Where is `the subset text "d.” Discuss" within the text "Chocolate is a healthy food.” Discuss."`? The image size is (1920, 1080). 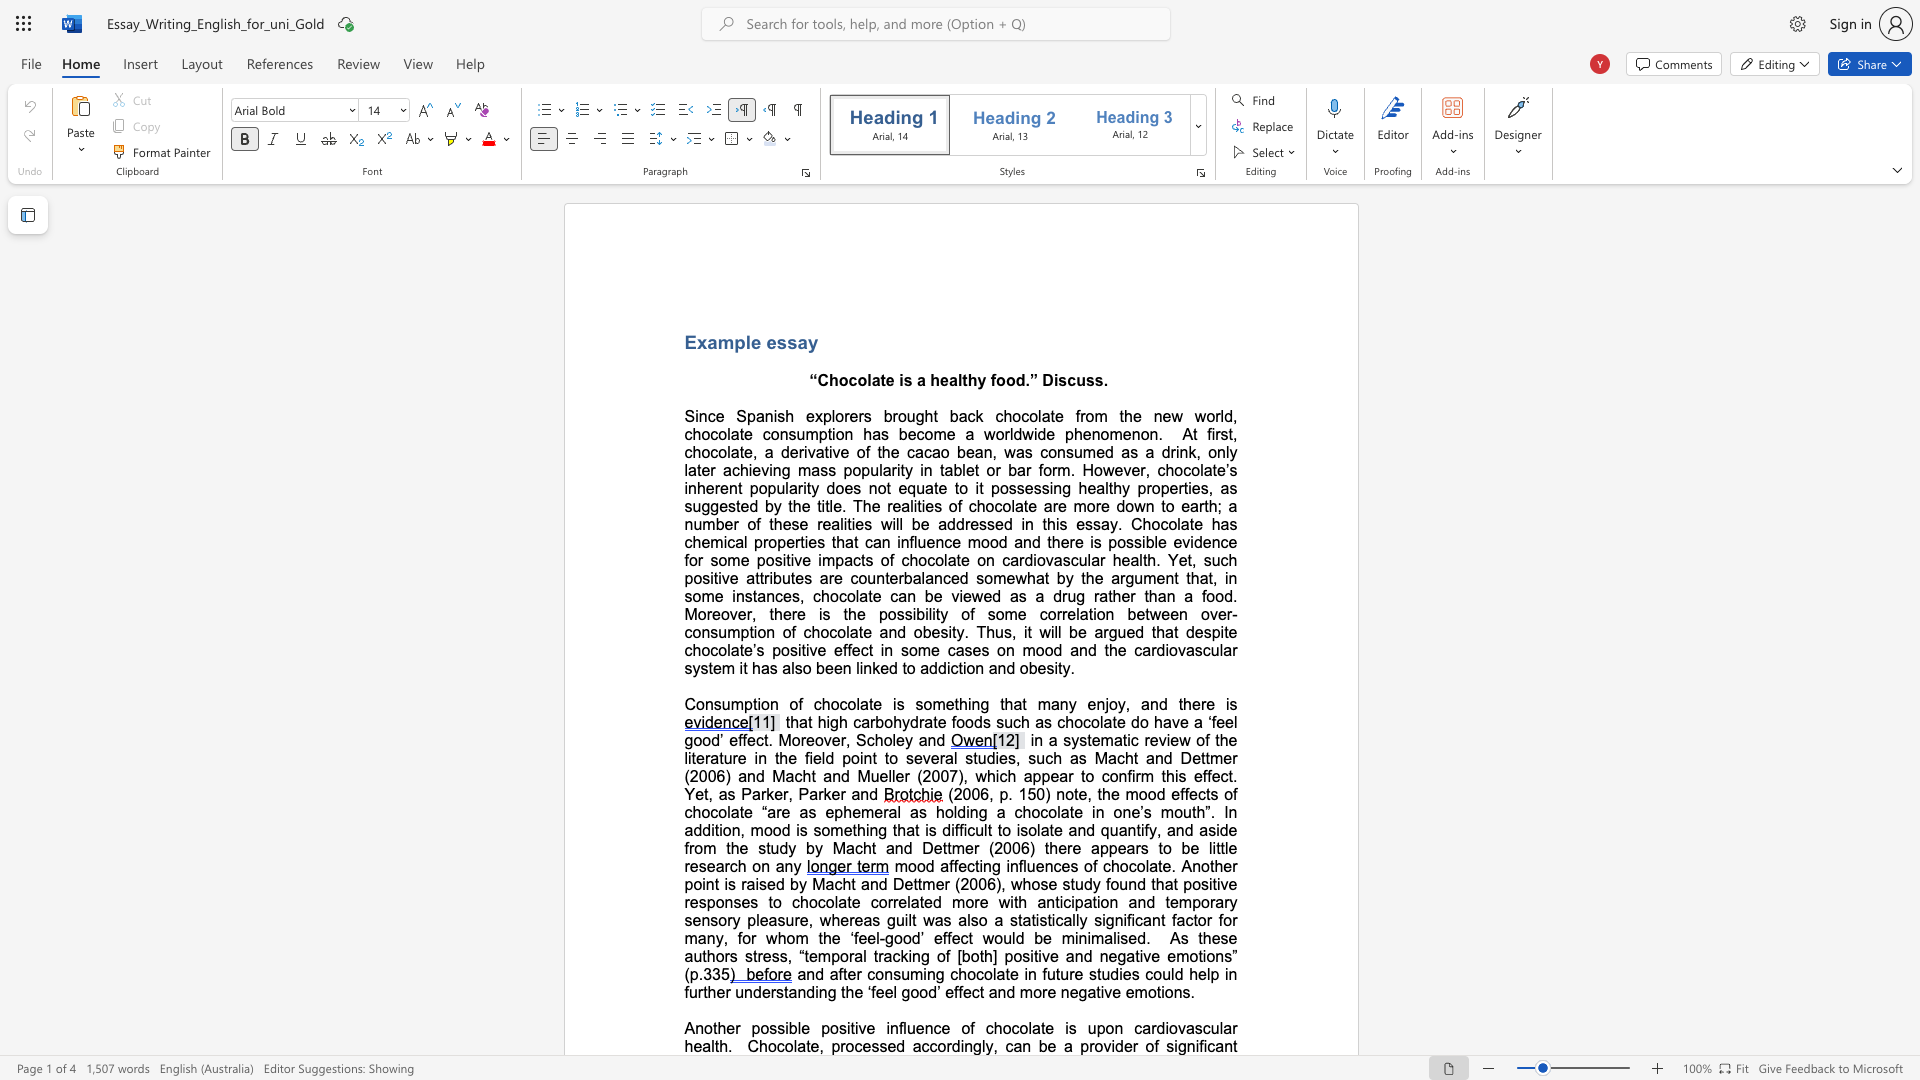
the subset text "d.” Discuss" within the text "Chocolate is a healthy food.” Discuss." is located at coordinates (1015, 380).